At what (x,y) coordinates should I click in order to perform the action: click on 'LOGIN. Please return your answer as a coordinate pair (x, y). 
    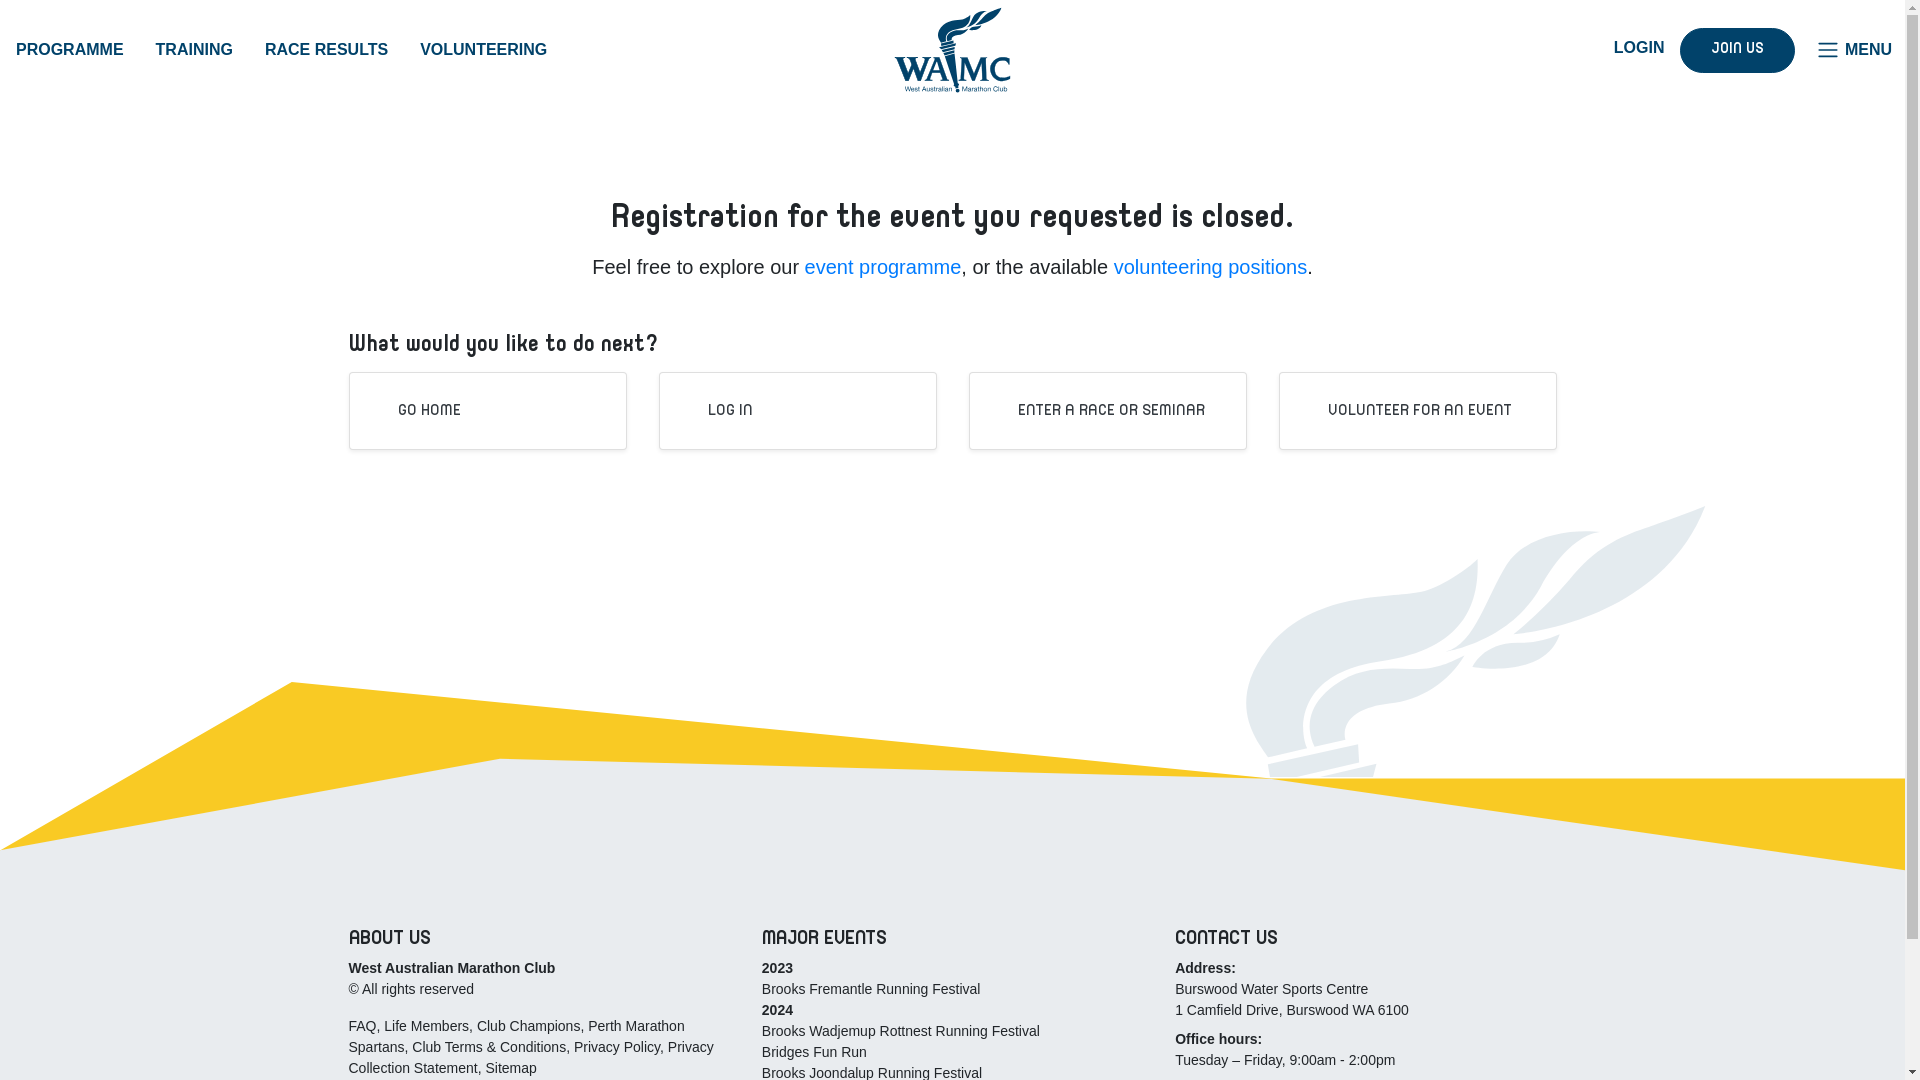
    Looking at the image, I should click on (1624, 46).